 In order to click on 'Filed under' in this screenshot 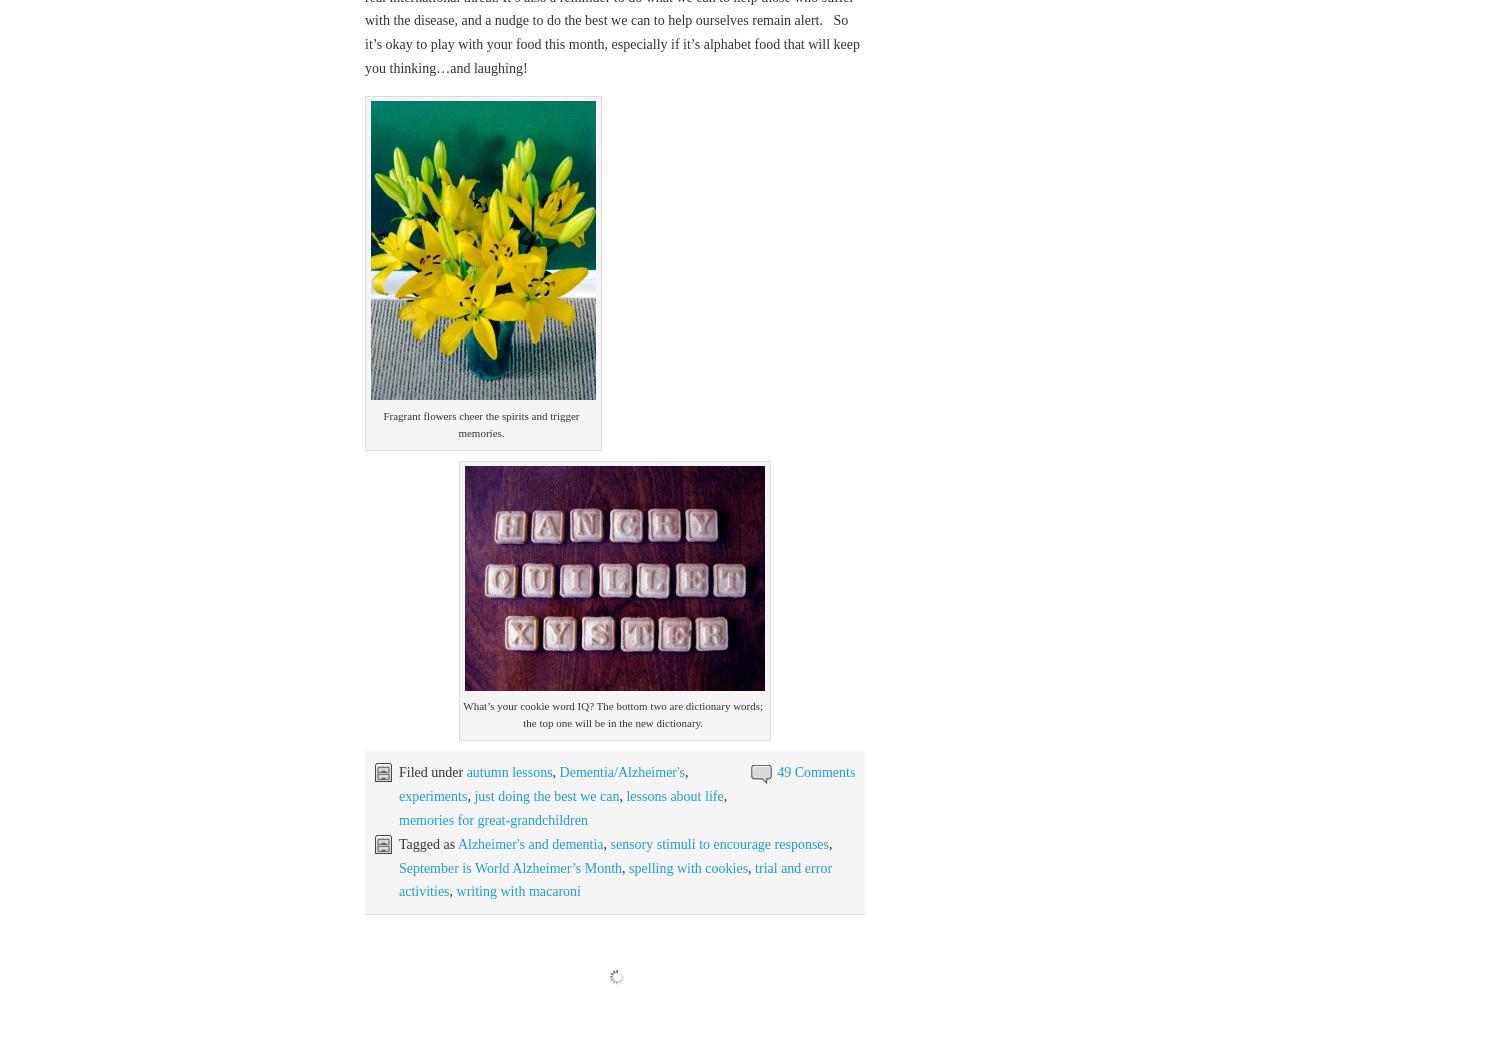, I will do `click(399, 772)`.